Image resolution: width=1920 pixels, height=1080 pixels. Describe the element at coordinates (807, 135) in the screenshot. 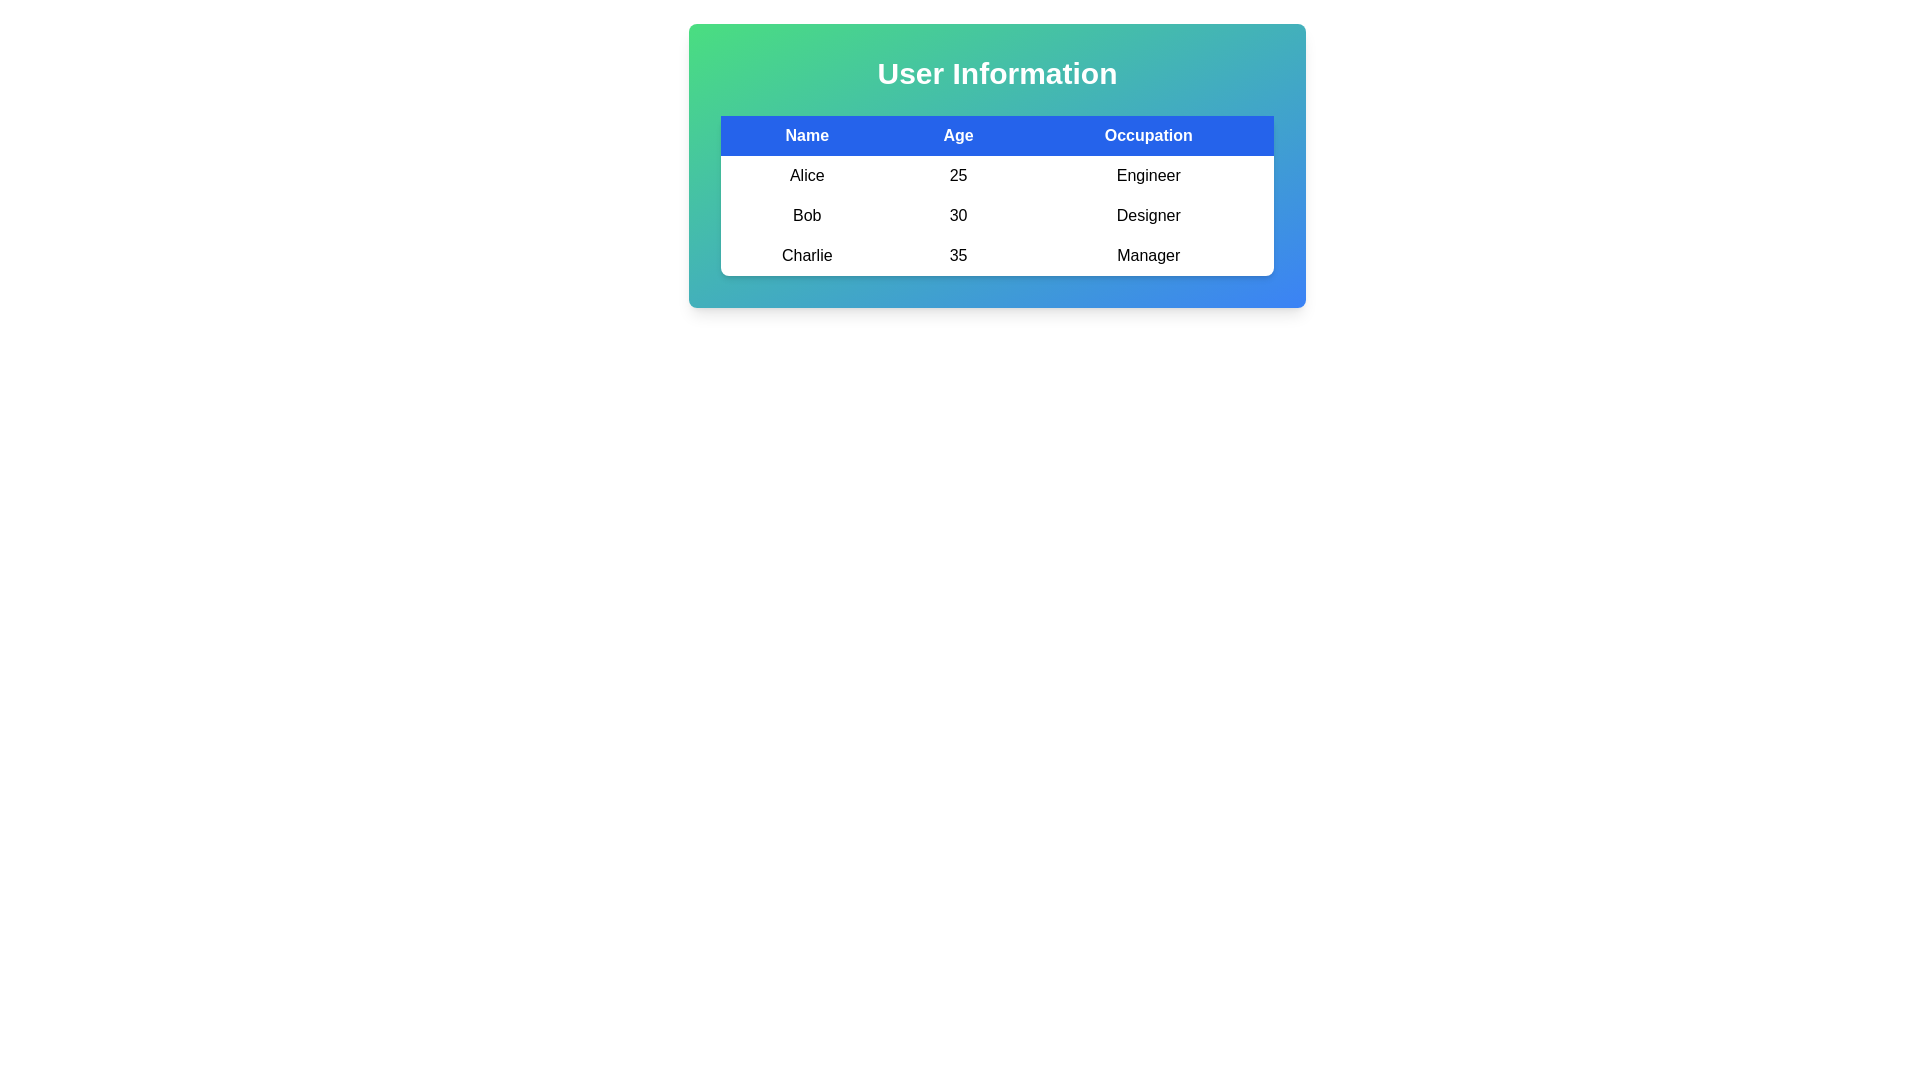

I see `the 'Name' text label, which is the first header in a series of three within a horizontally aligned table structure, displaying in white font on a blue background` at that location.